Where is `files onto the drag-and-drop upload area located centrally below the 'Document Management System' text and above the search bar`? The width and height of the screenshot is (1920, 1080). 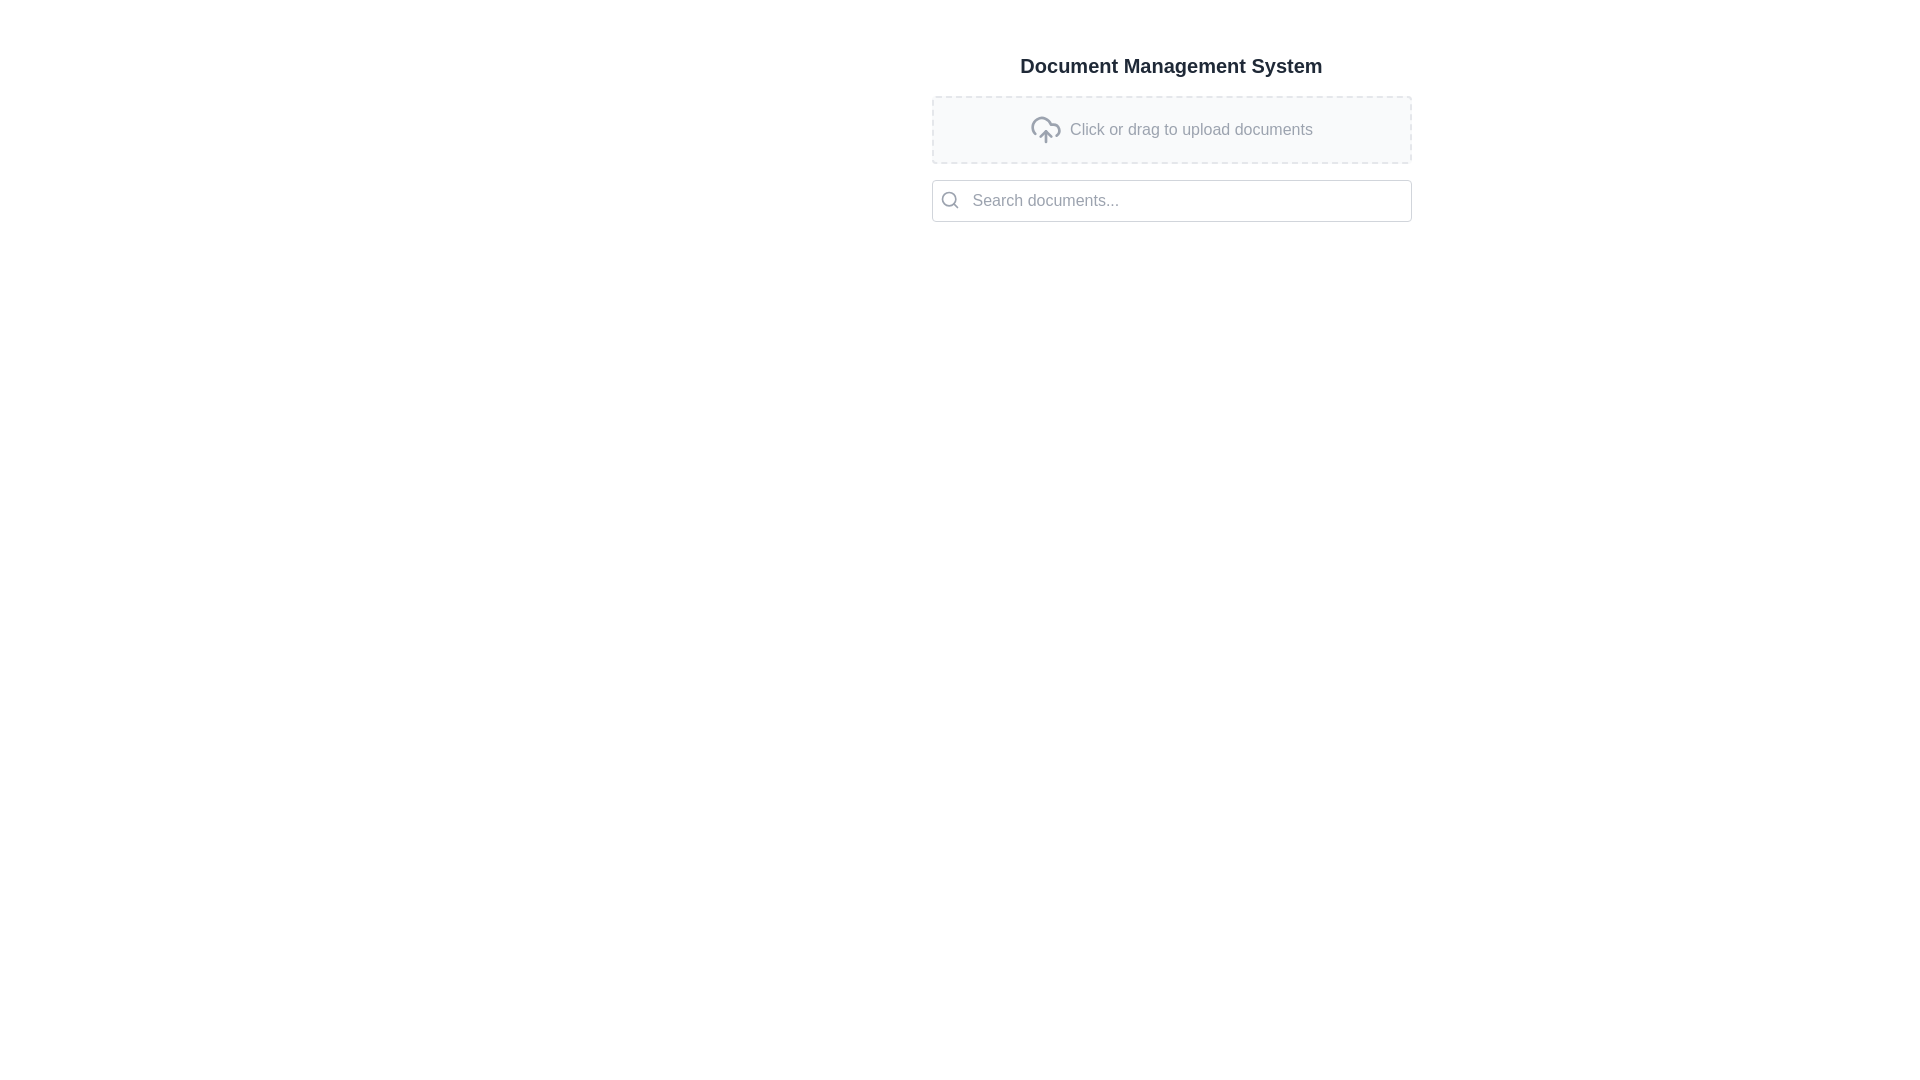 files onto the drag-and-drop upload area located centrally below the 'Document Management System' text and above the search bar is located at coordinates (1171, 130).